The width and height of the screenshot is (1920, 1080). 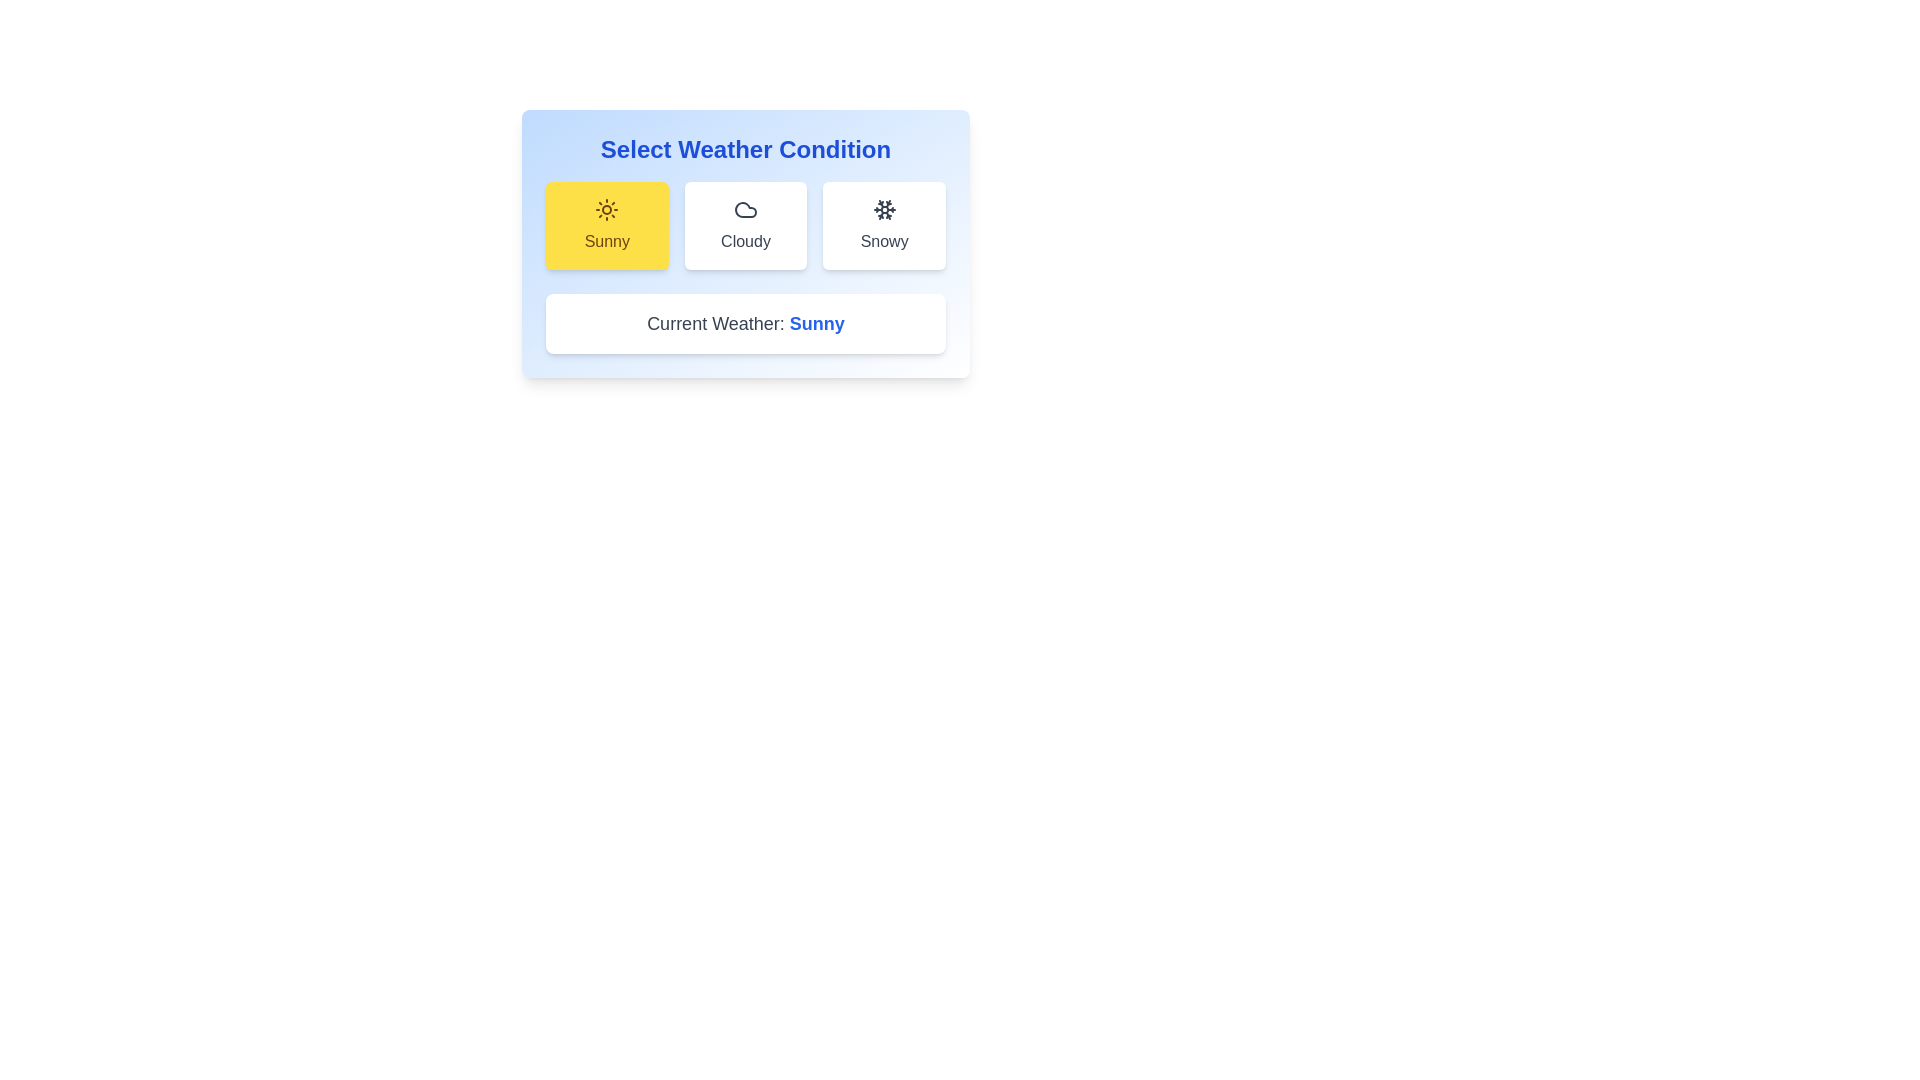 What do you see at coordinates (817, 323) in the screenshot?
I see `the non-interactive text label displaying the current weather condition, which shows 'Sunny' and is located at the bottom of the weather selection panel` at bounding box center [817, 323].